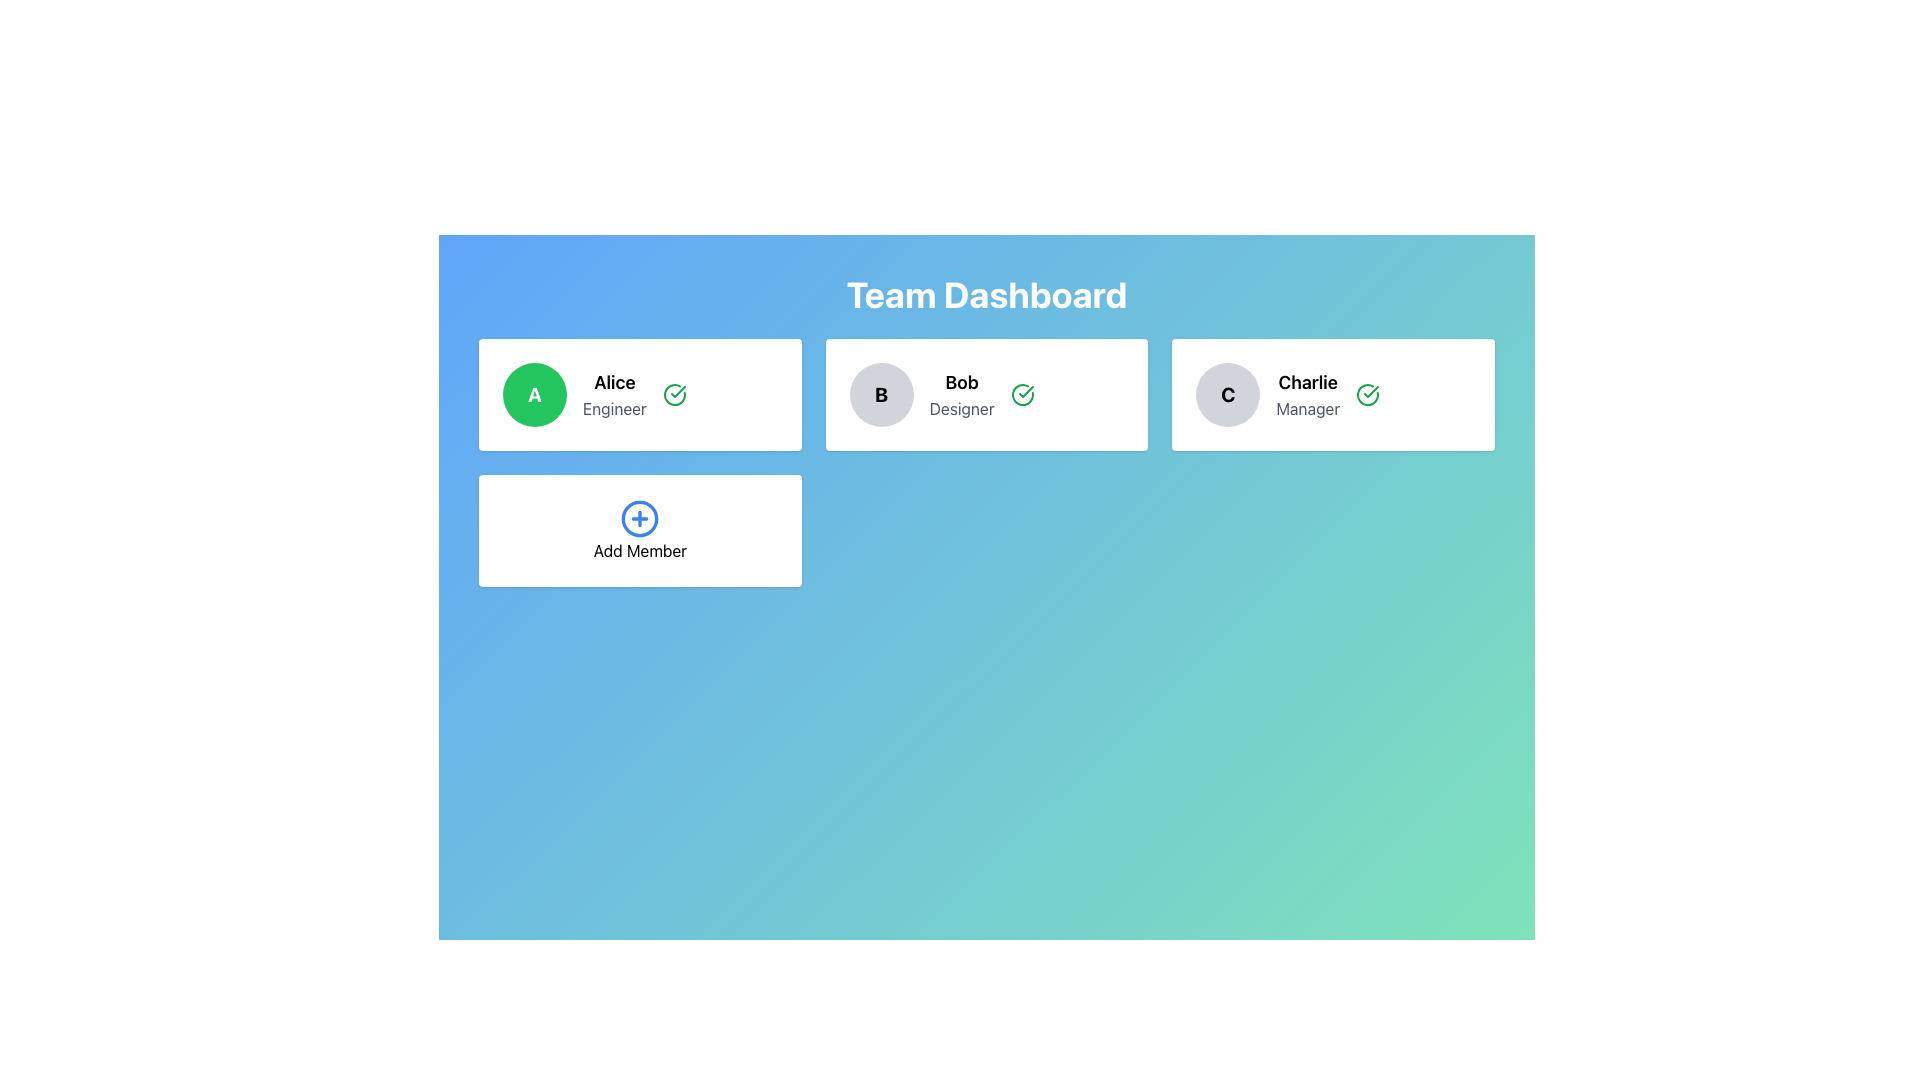 The height and width of the screenshot is (1080, 1920). Describe the element at coordinates (640, 518) in the screenshot. I see `the blue circular button with a white outline plus sign inside, located centrally within the 'Add Member' card on the dashboard, to invoke its action` at that location.